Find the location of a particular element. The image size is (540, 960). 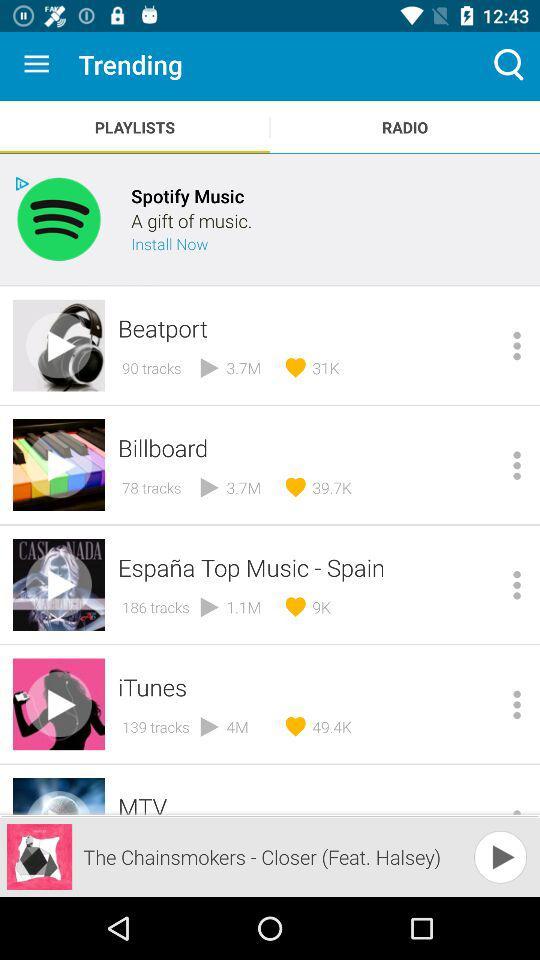

the play icon is located at coordinates (479, 863).